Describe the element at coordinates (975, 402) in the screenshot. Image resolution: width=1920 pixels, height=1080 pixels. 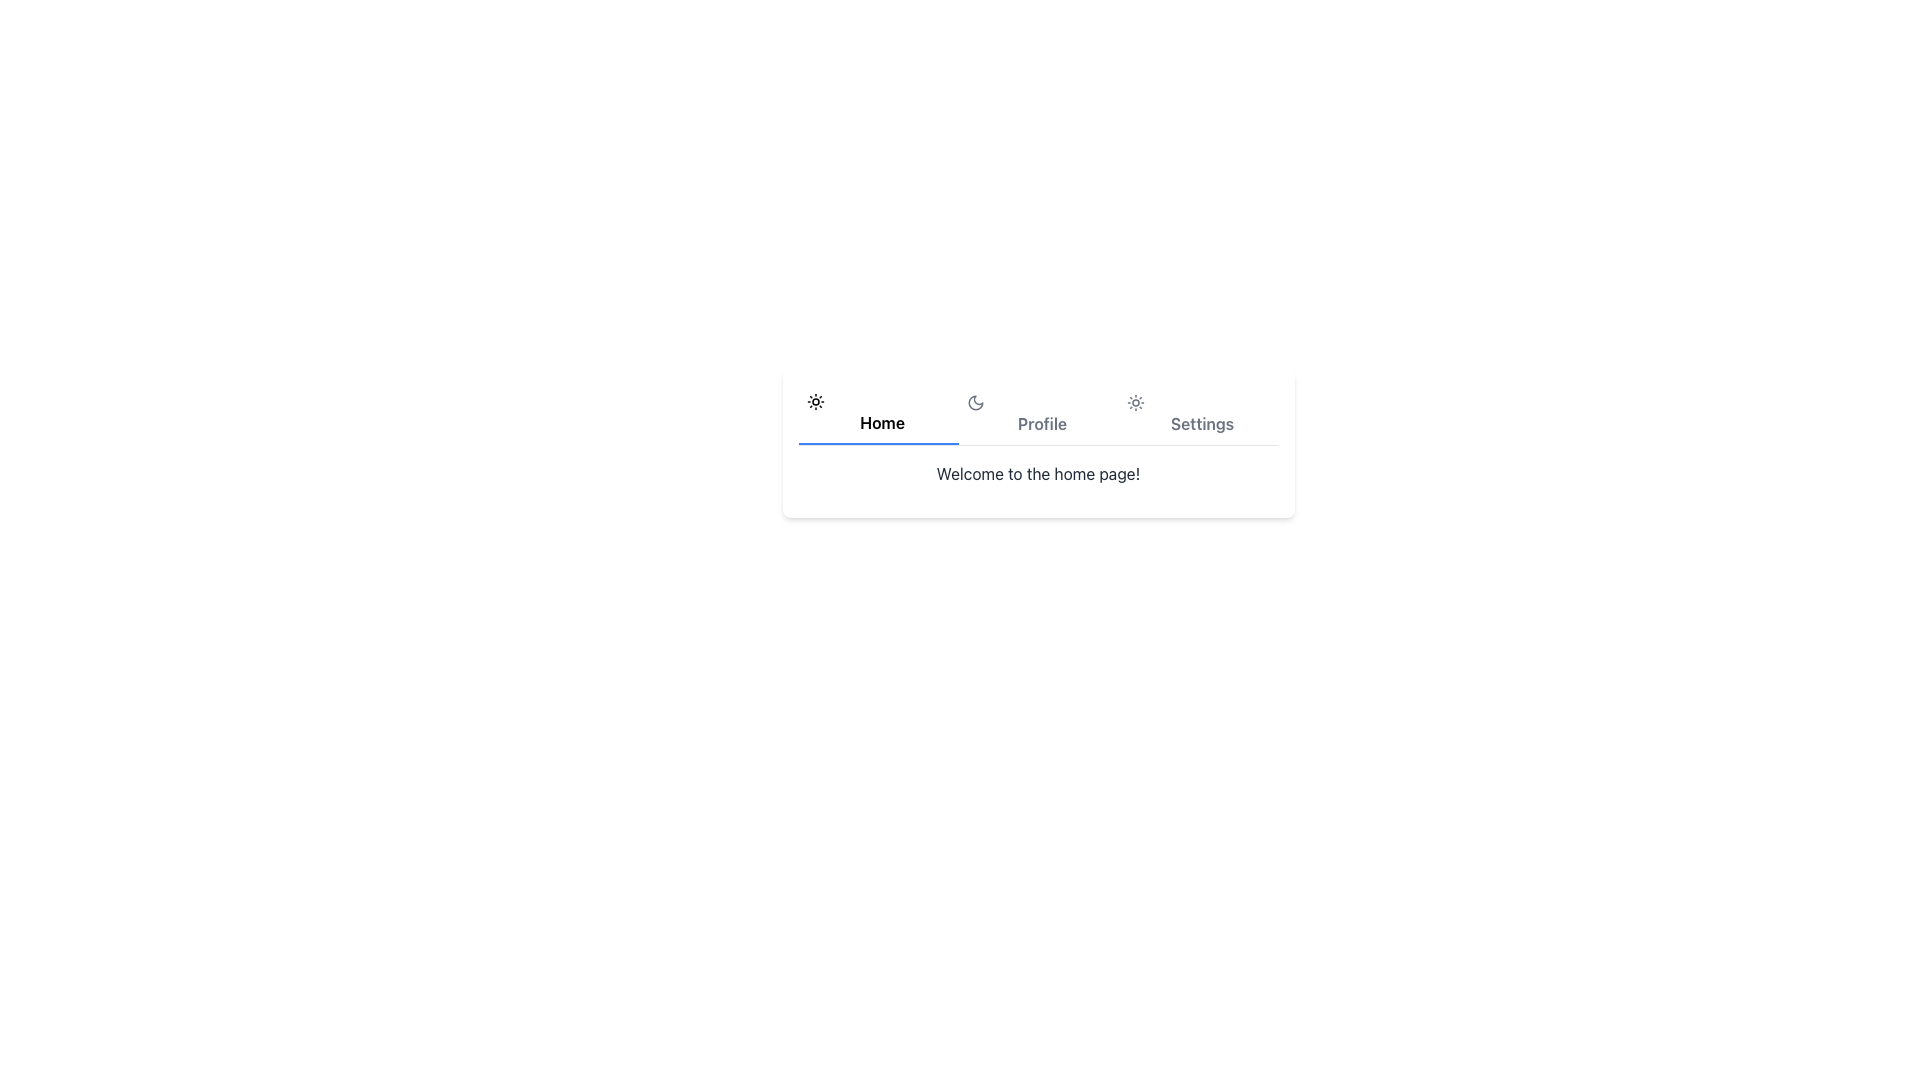
I see `the moon icon located in the navigation bar, positioned to the left of the 'Profile' label` at that location.